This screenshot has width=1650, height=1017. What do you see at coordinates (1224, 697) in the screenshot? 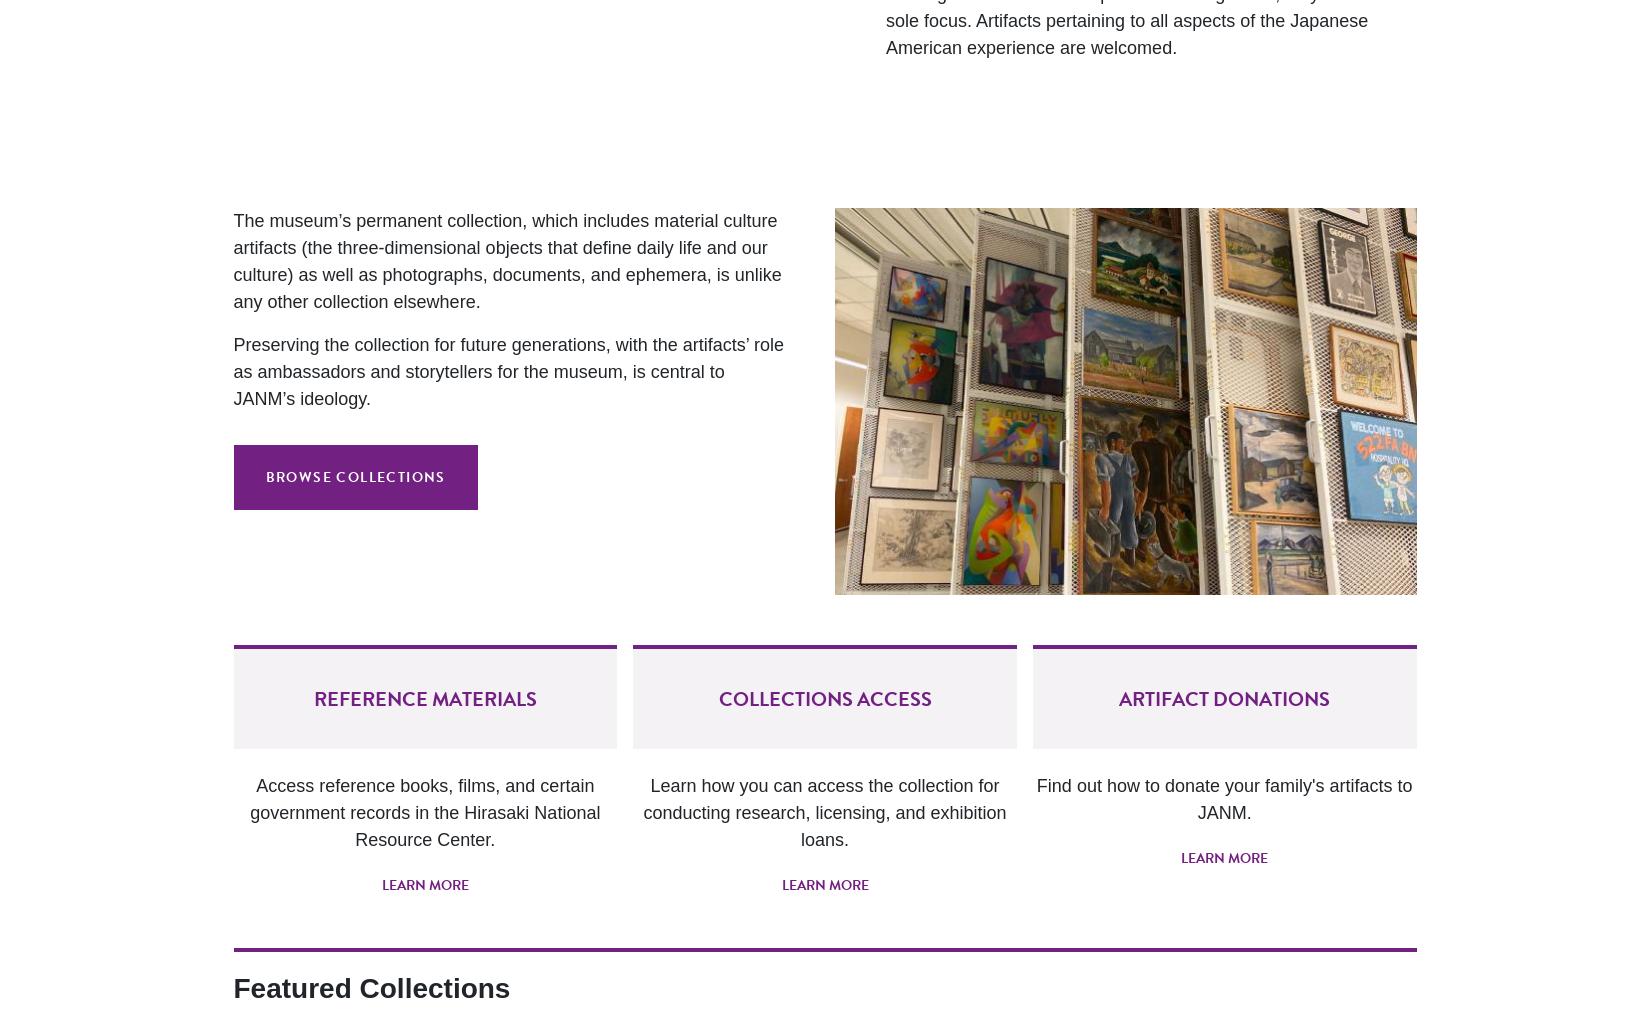
I see `'Artifact Donations'` at bounding box center [1224, 697].